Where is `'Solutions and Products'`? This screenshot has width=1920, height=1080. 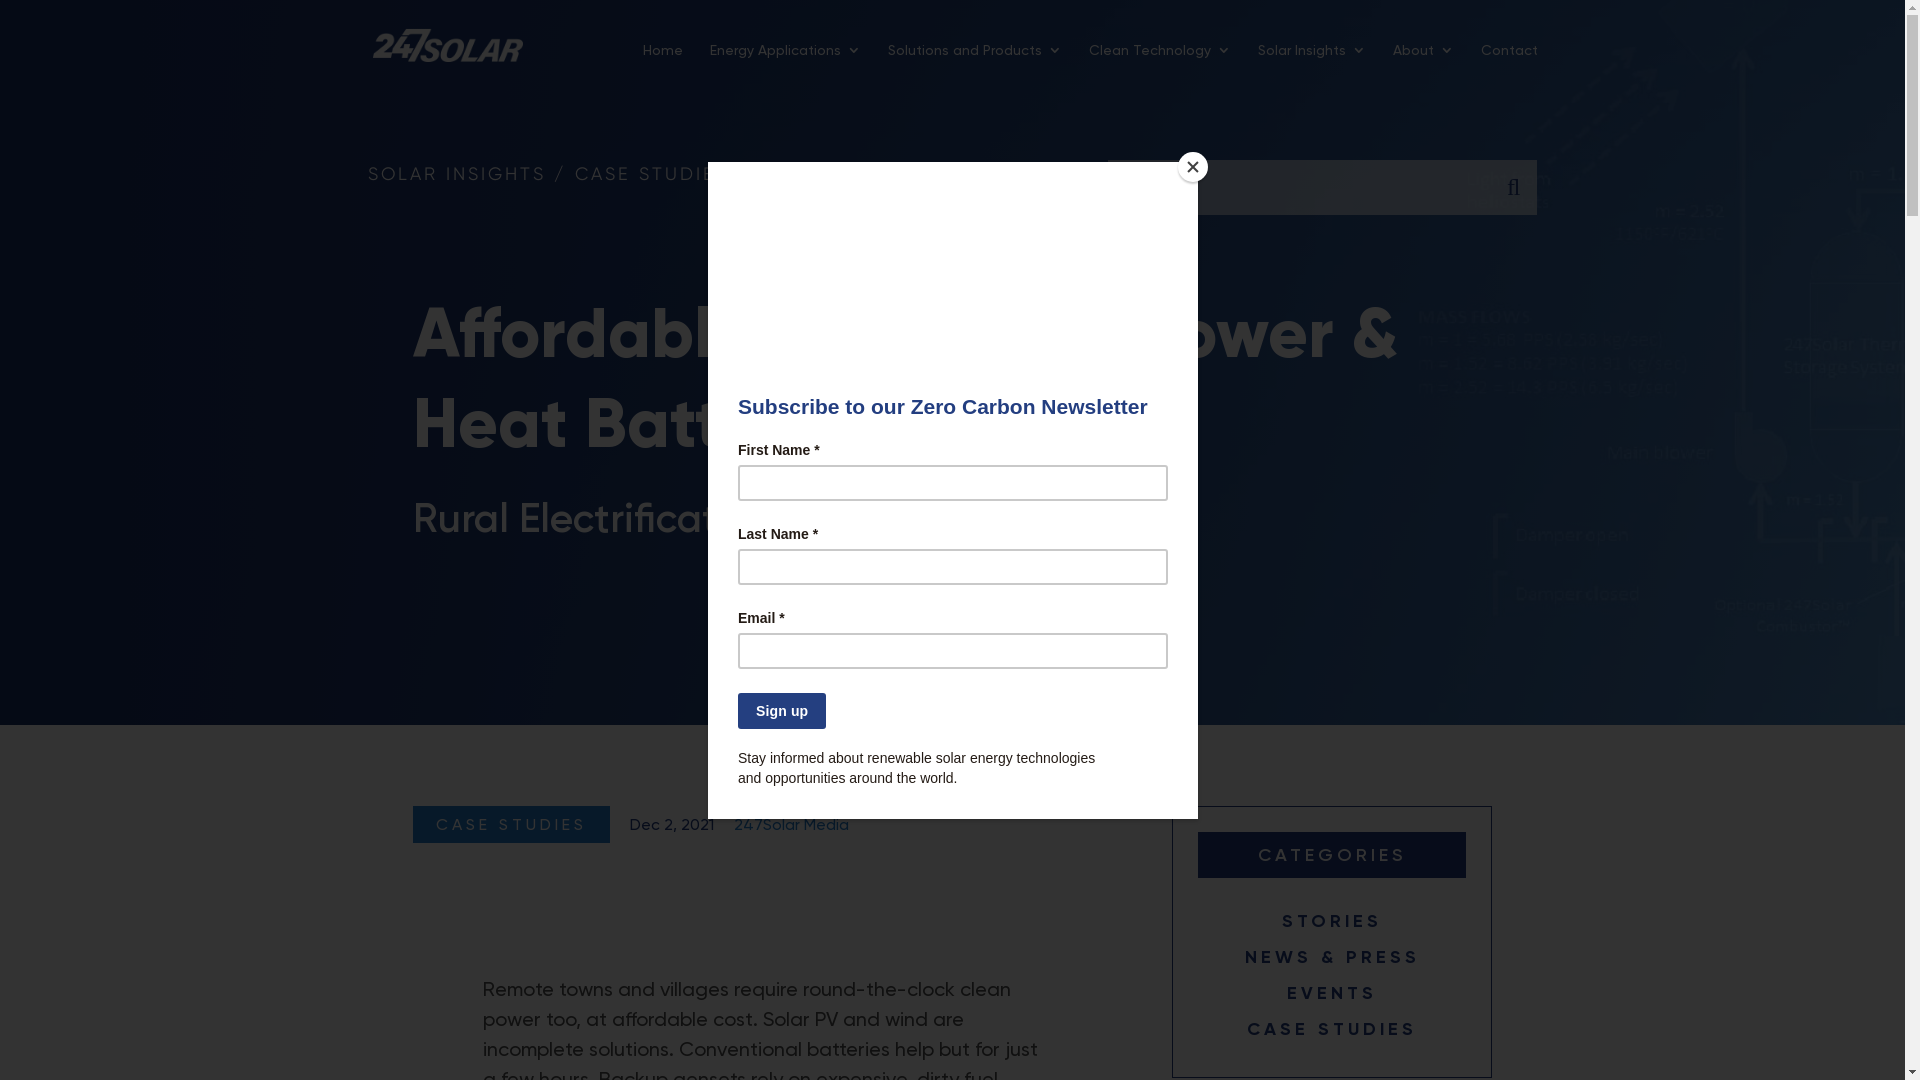
'Solutions and Products' is located at coordinates (887, 65).